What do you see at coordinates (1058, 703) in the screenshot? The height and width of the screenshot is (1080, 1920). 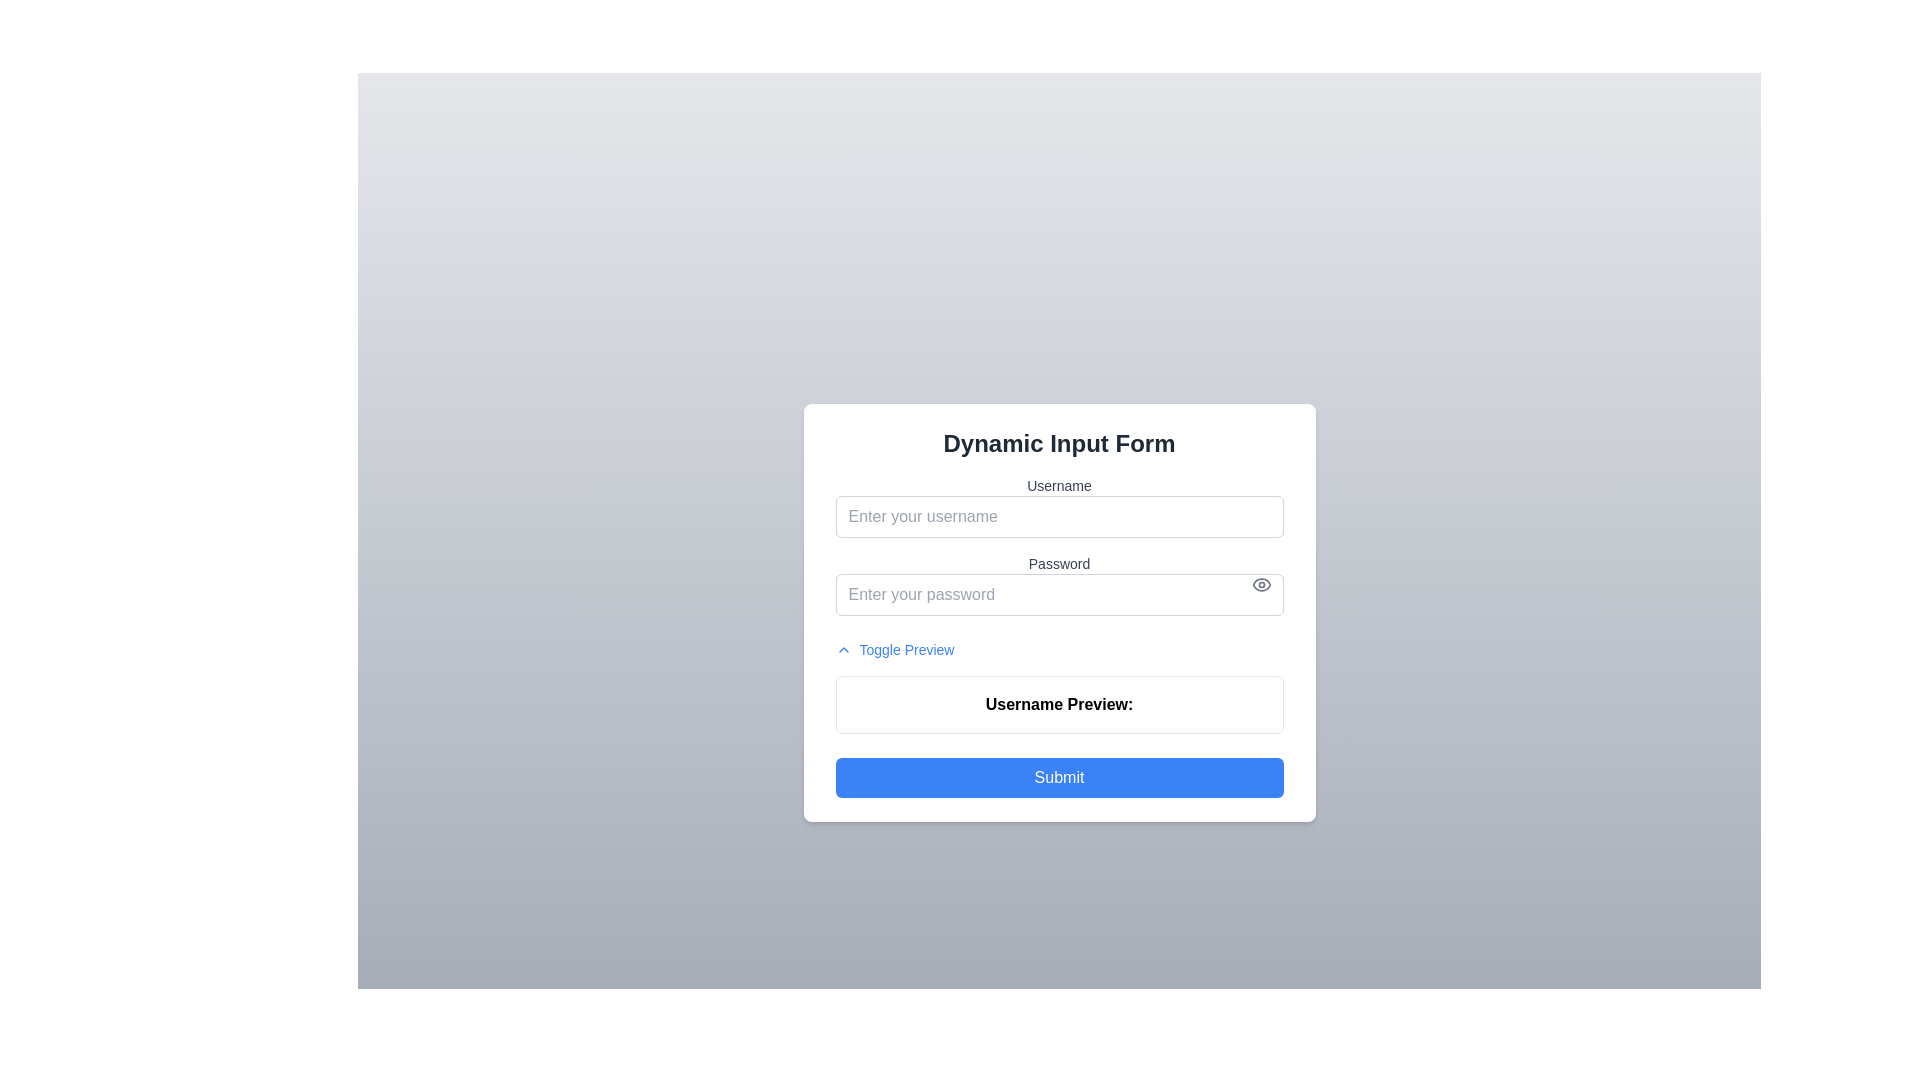 I see `the Text label that provides guidance or categorization, located below the 'Toggle Preview' section and above the text input and 'Submit' button` at bounding box center [1058, 703].